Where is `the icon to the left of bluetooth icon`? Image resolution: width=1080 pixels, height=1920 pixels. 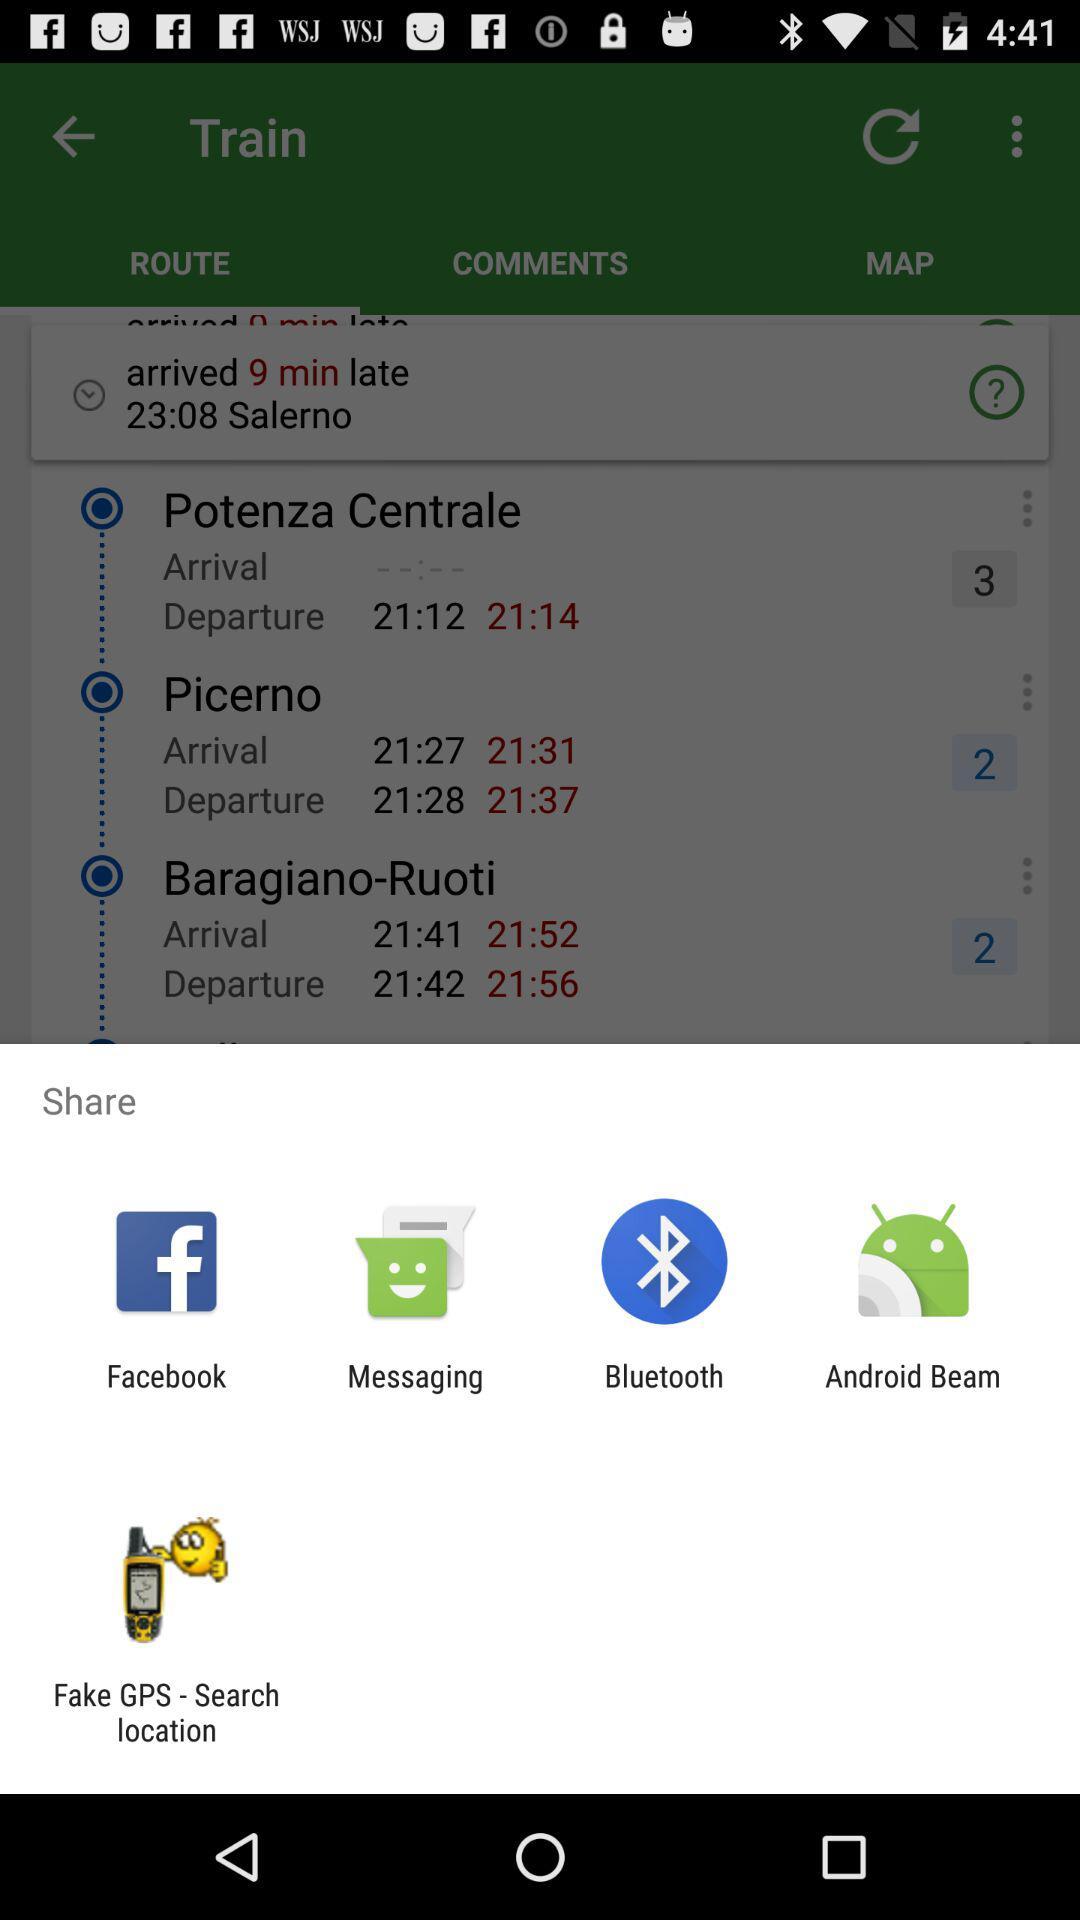 the icon to the left of bluetooth icon is located at coordinates (414, 1392).